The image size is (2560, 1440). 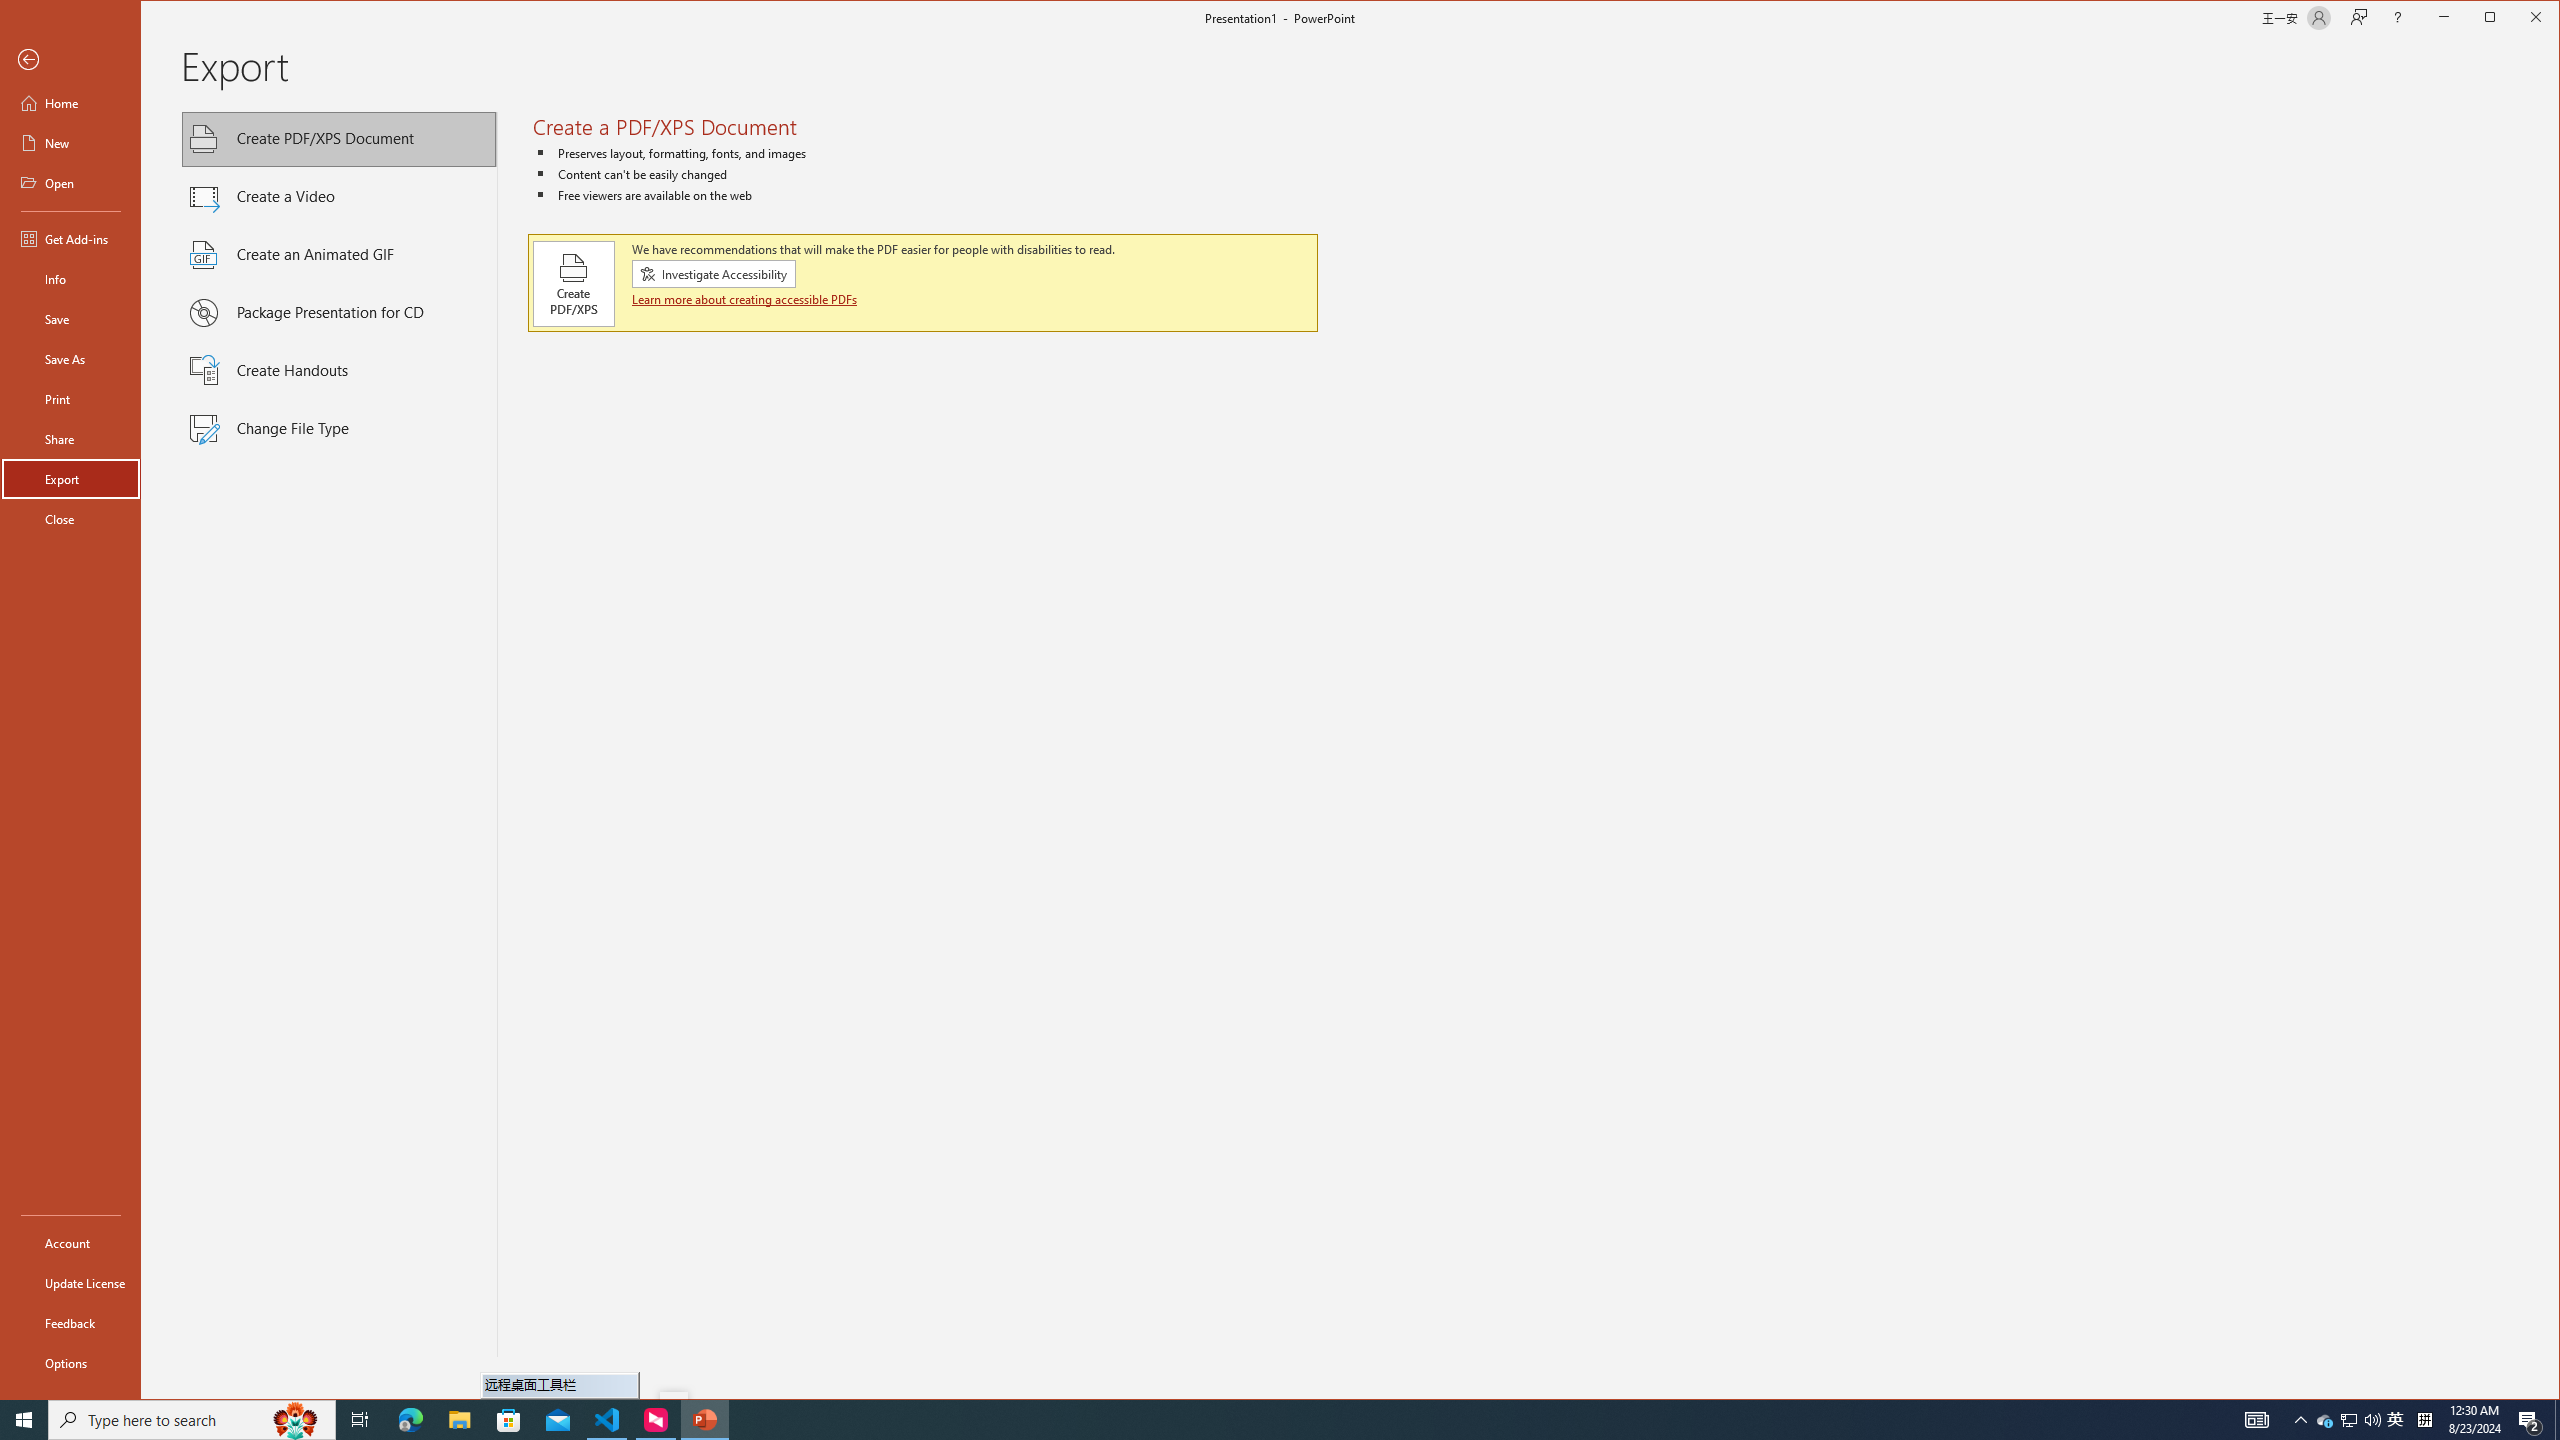 I want to click on 'File Explorer', so click(x=458, y=1418).